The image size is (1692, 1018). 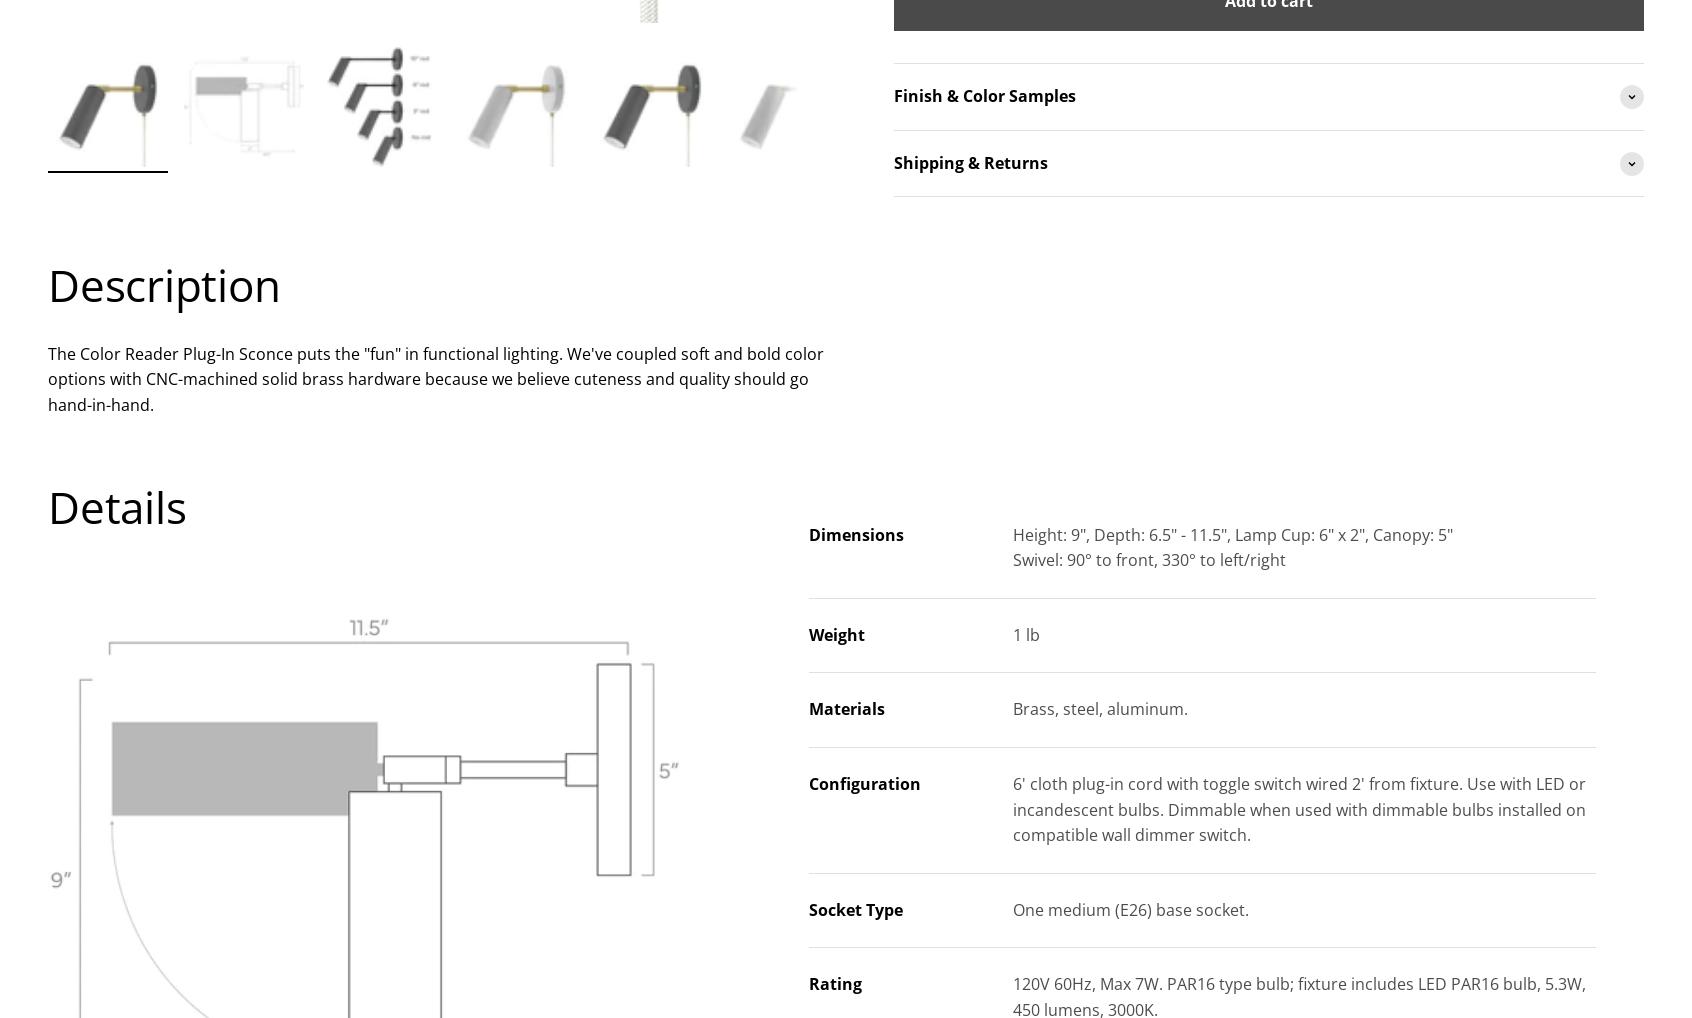 What do you see at coordinates (1112, 431) in the screenshot?
I see `'to help with your decision.'` at bounding box center [1112, 431].